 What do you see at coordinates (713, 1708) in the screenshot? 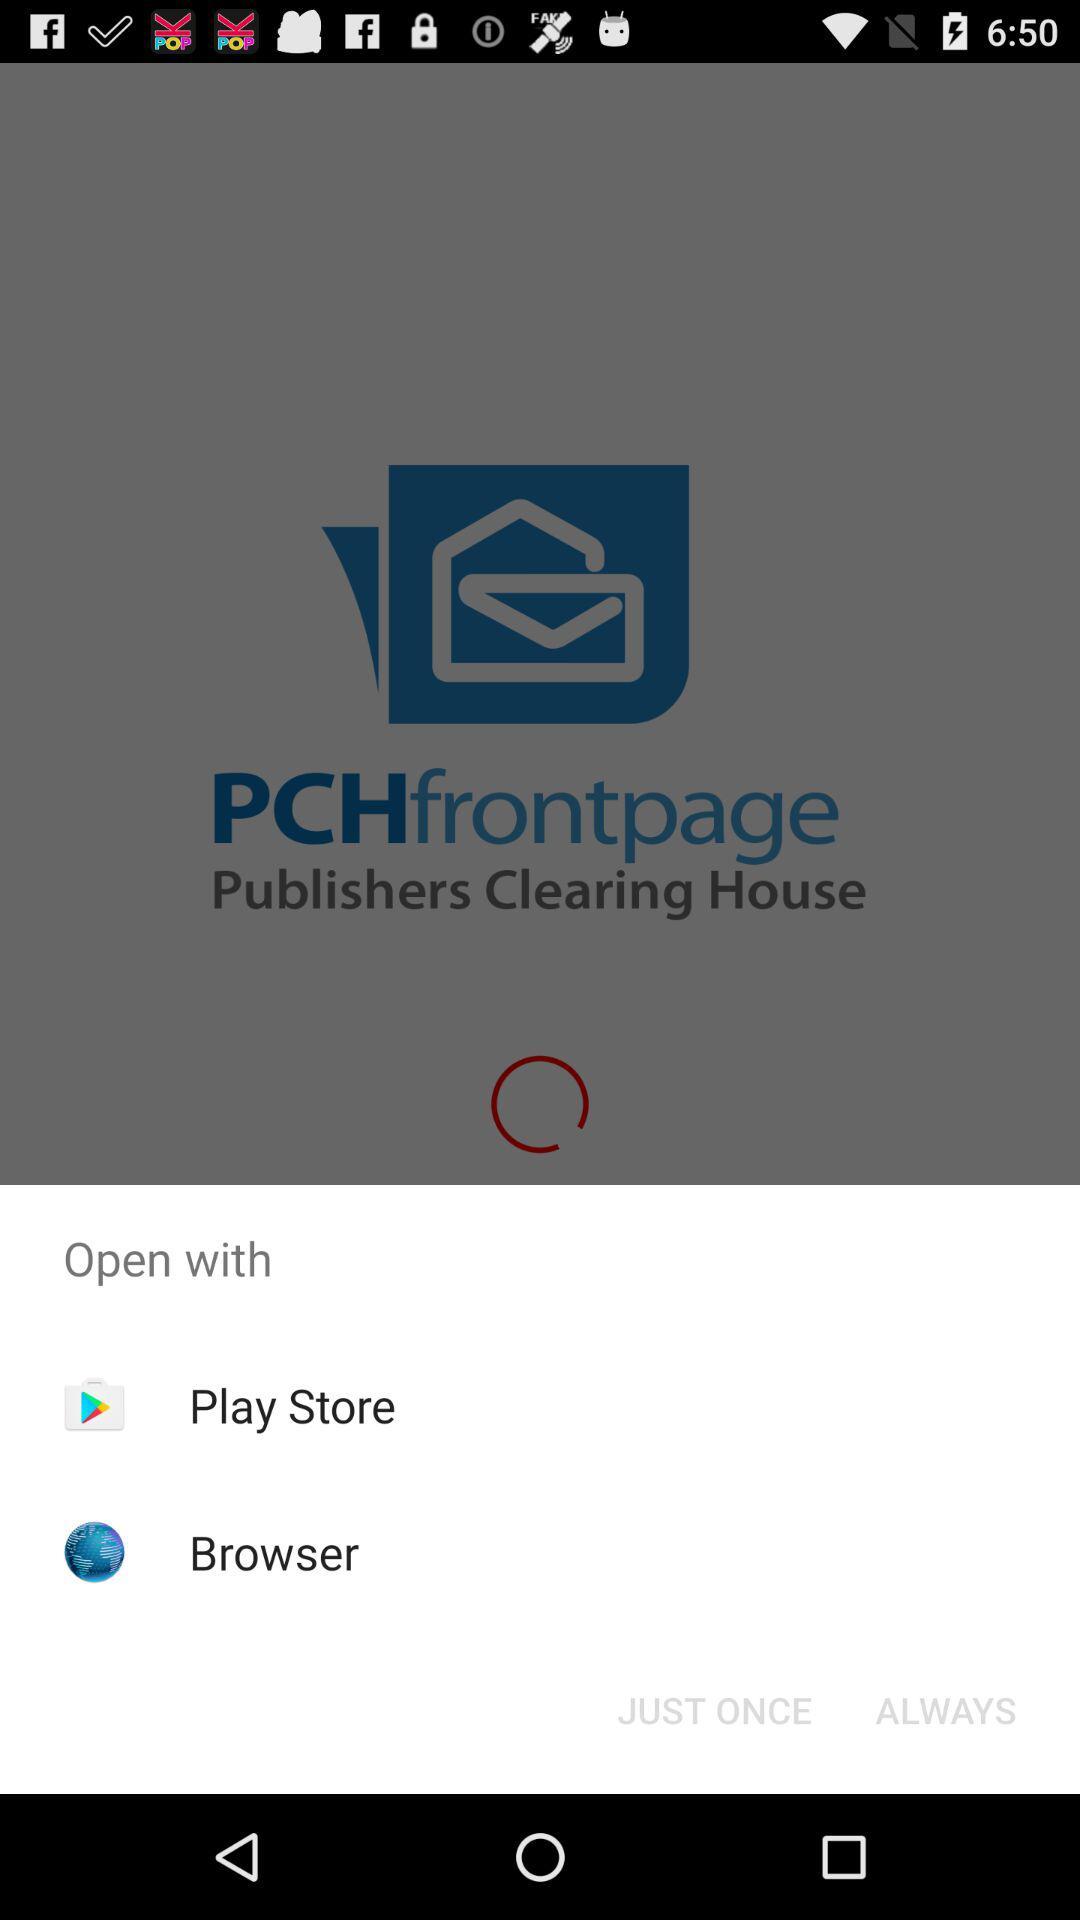
I see `the app below open with` at bounding box center [713, 1708].